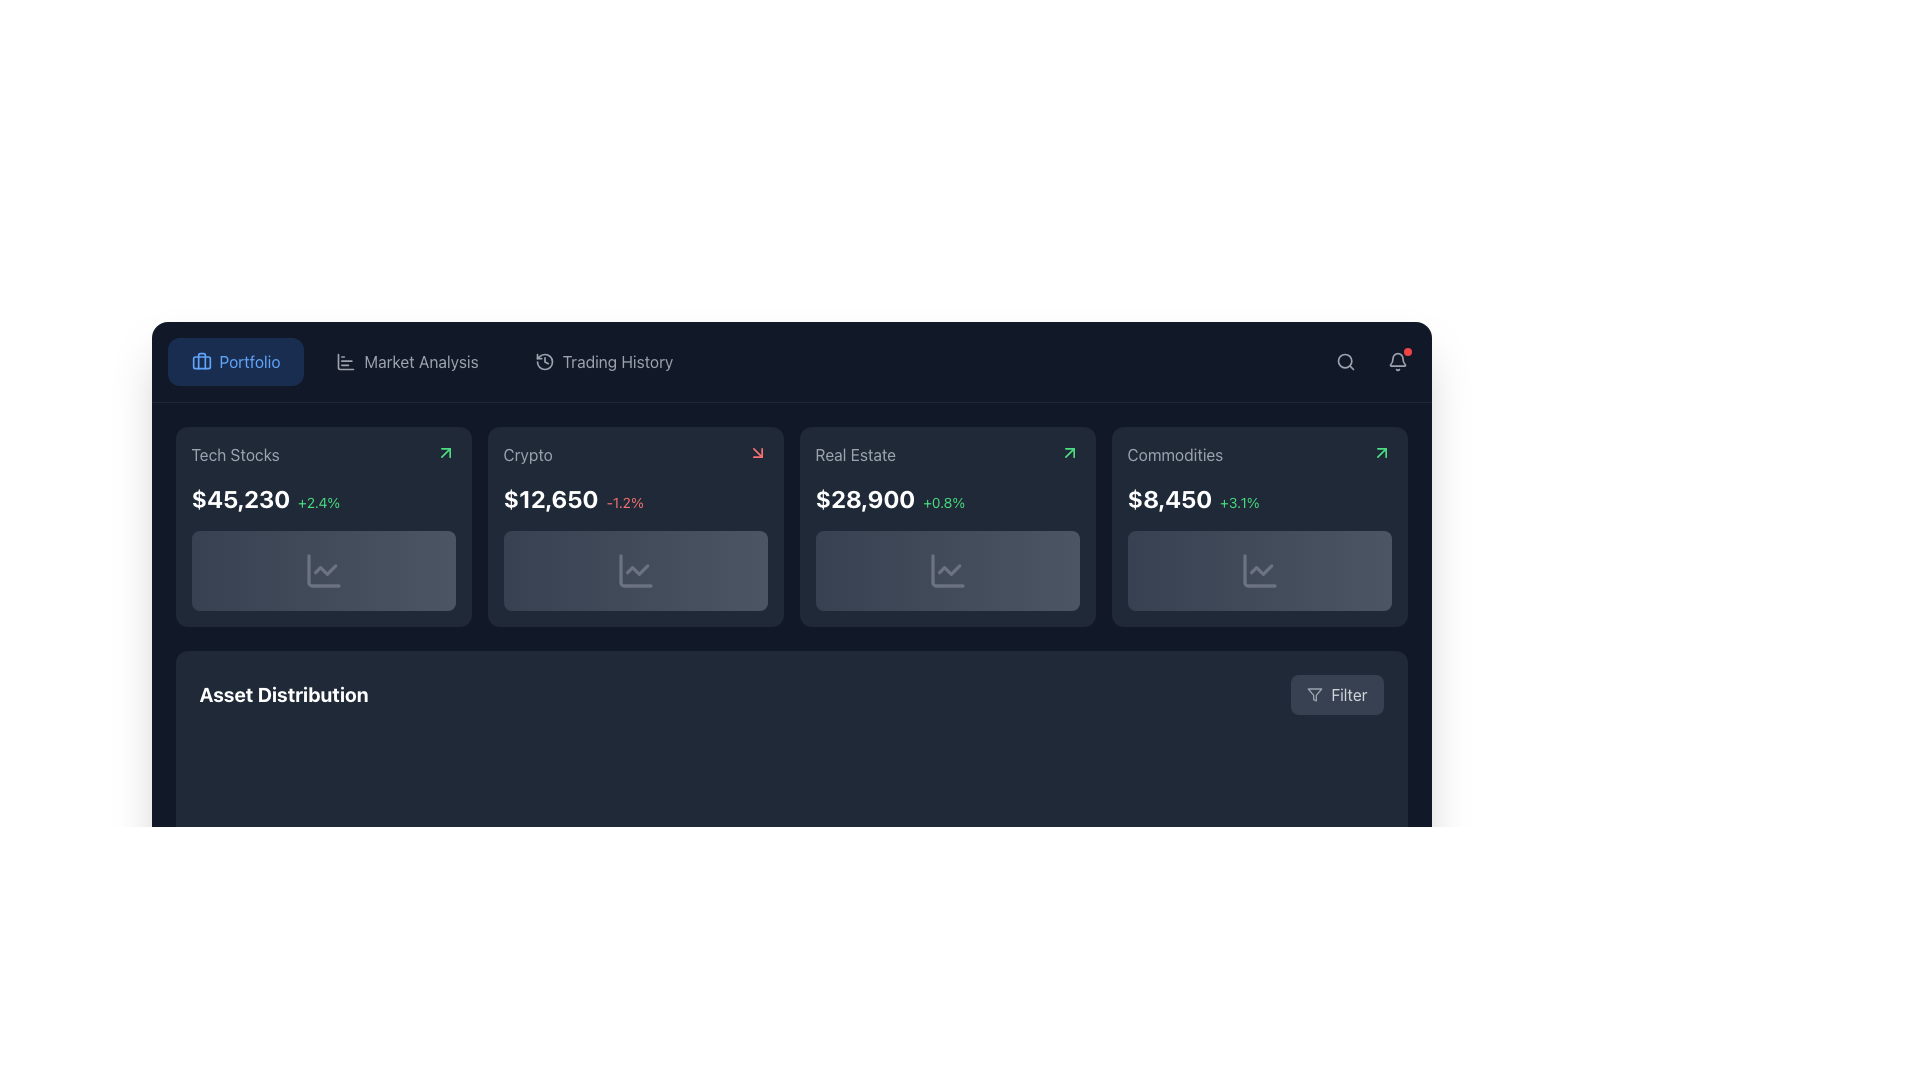 The image size is (1920, 1080). I want to click on the upward pointing green arrow icon located in the top-right corner of the 'Tech Stocks' card, next to the card's title, so click(444, 452).